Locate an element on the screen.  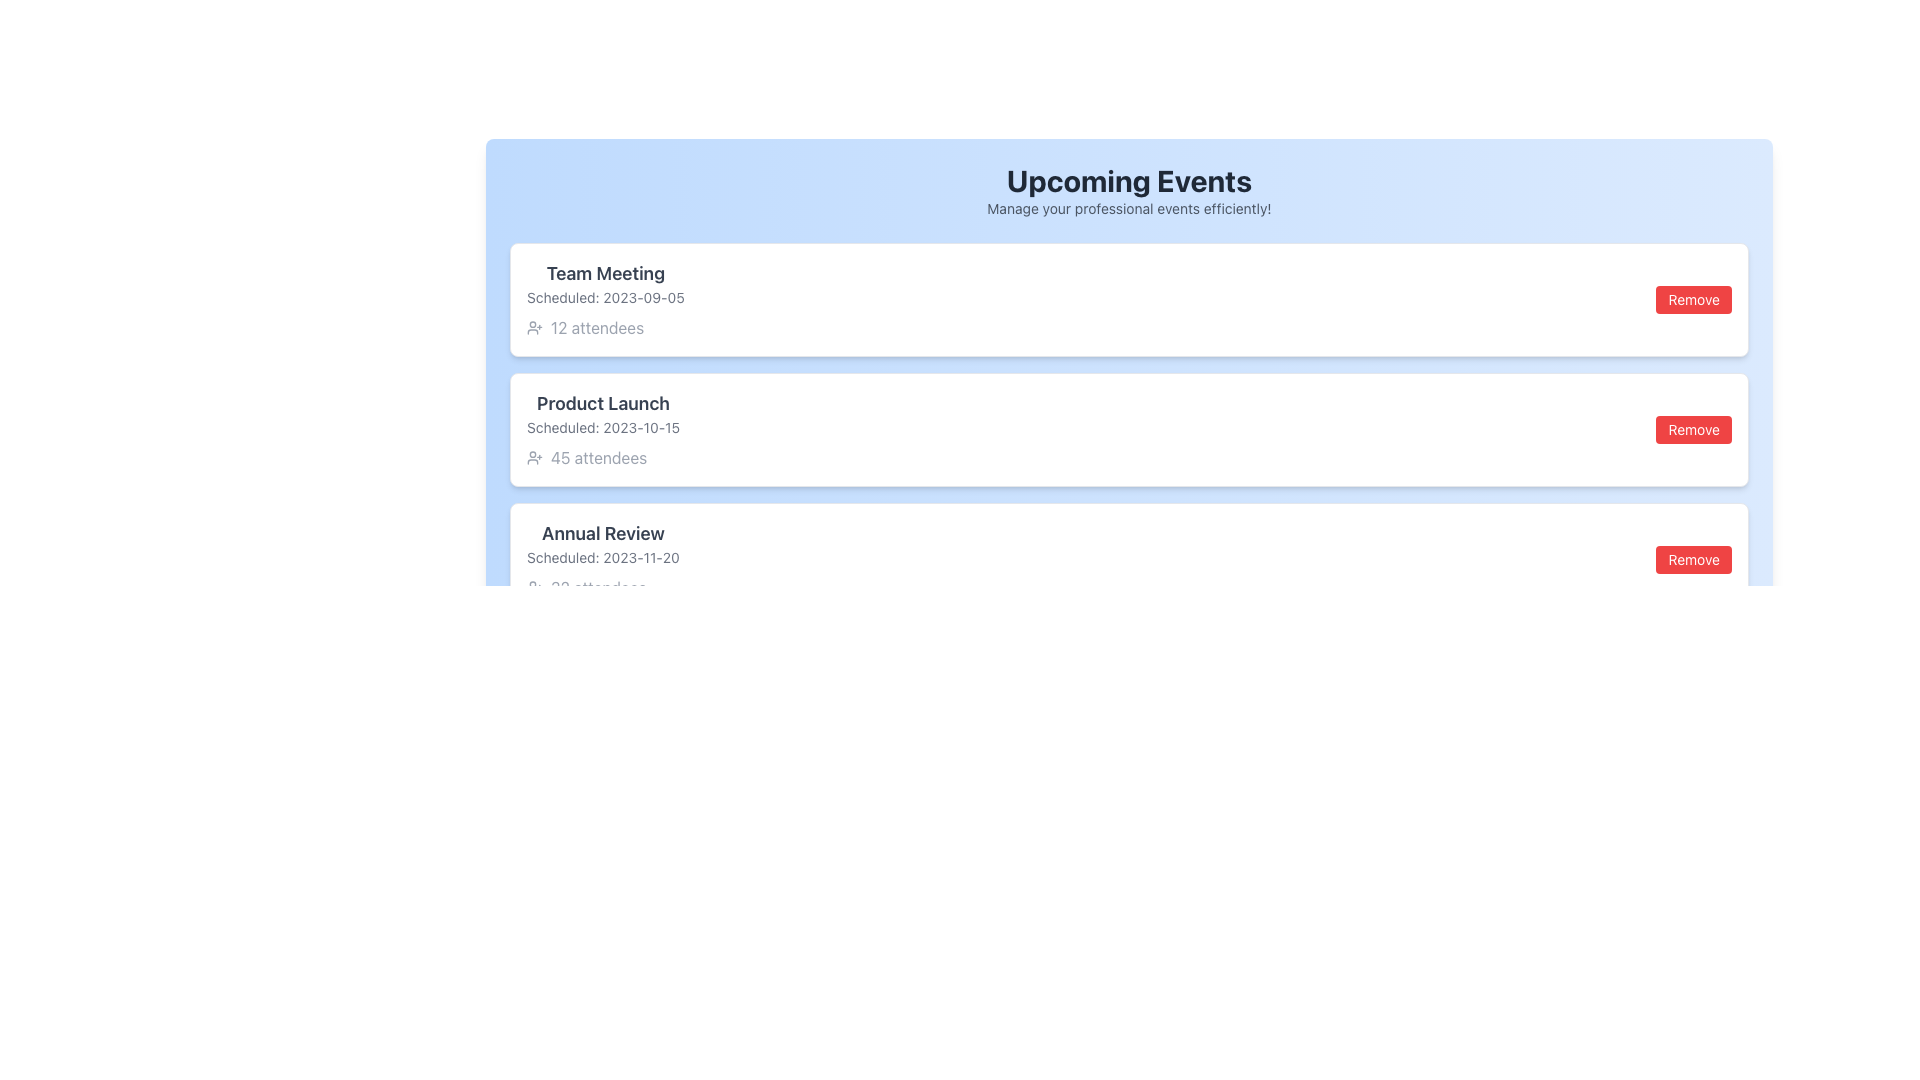
details of the Informational Block titled 'Annual Review' located beneath the 'Upcoming Events' header, which includes the date '2023-11-20' and '32 attendees' is located at coordinates (602, 559).